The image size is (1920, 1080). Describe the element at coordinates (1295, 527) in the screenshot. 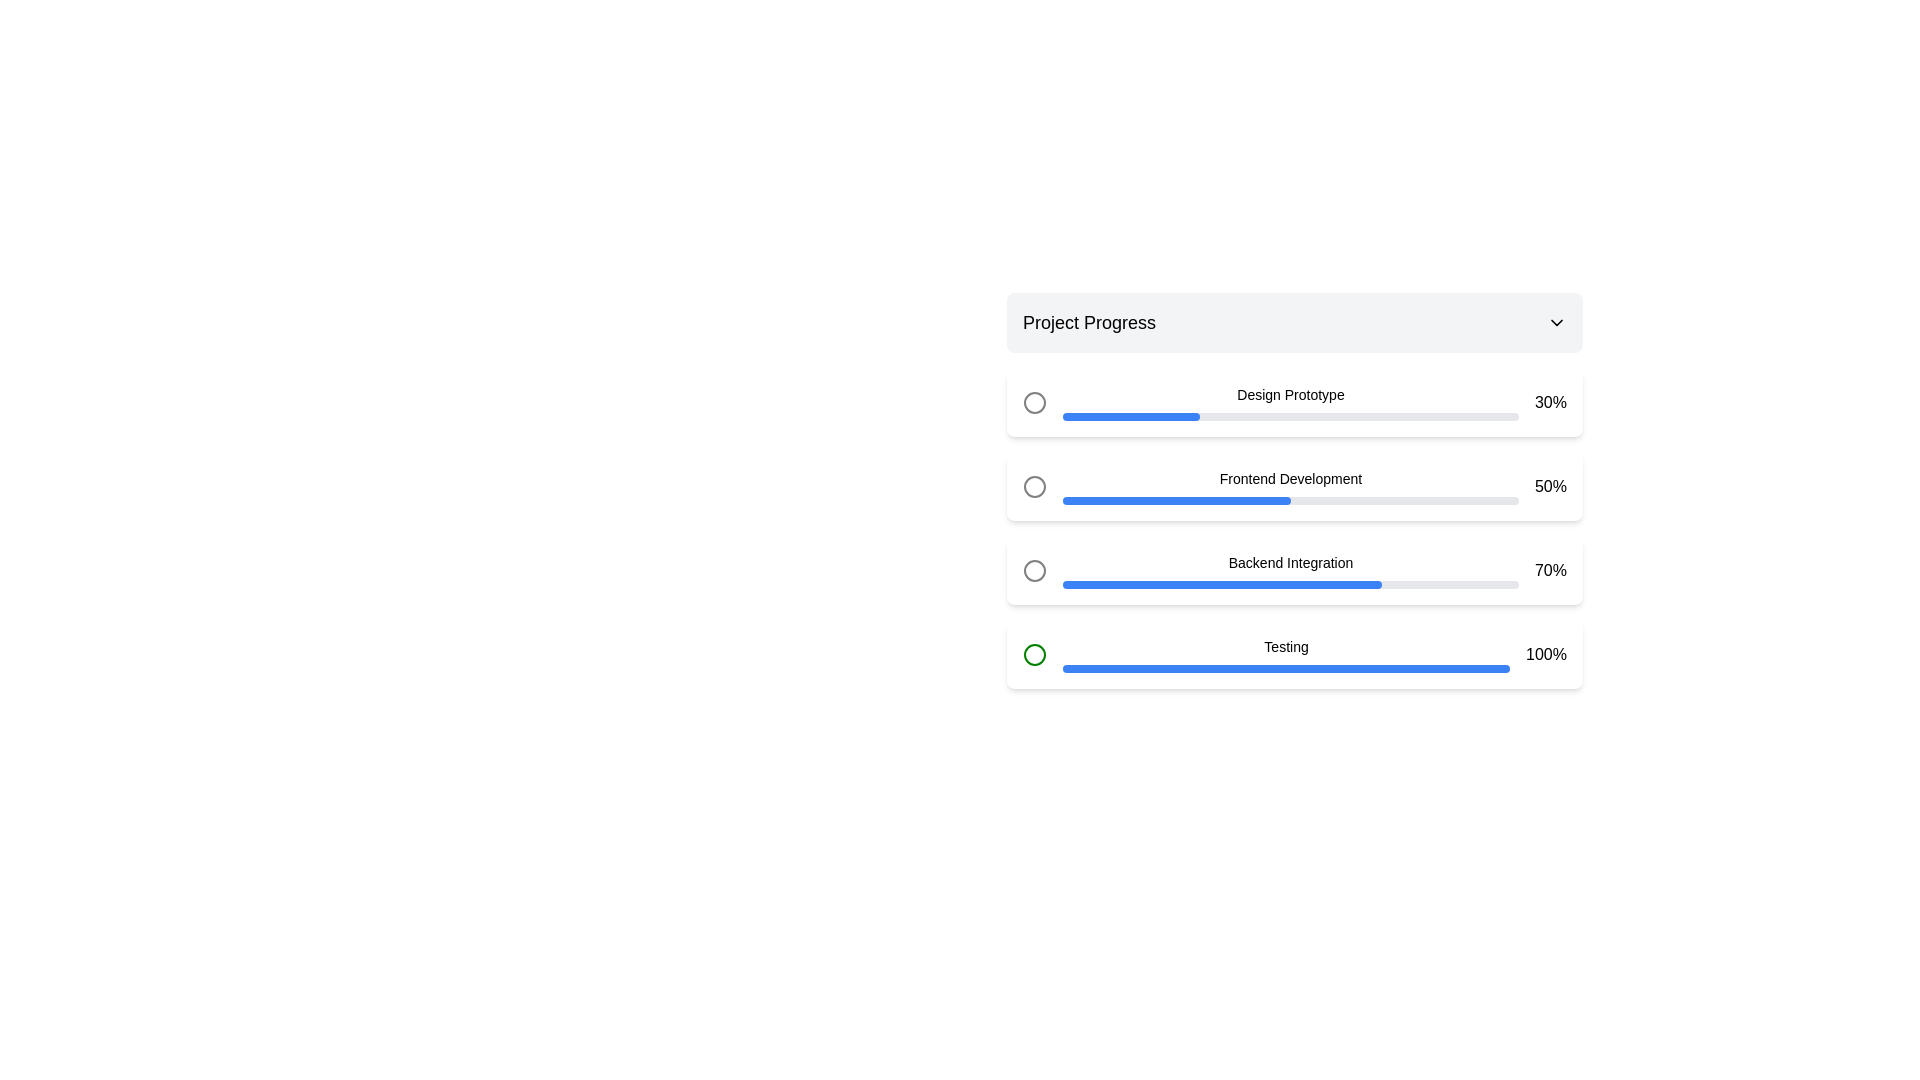

I see `percentage value of the progress bar labeled 'Frontend Development', which currently shows '50%'` at that location.